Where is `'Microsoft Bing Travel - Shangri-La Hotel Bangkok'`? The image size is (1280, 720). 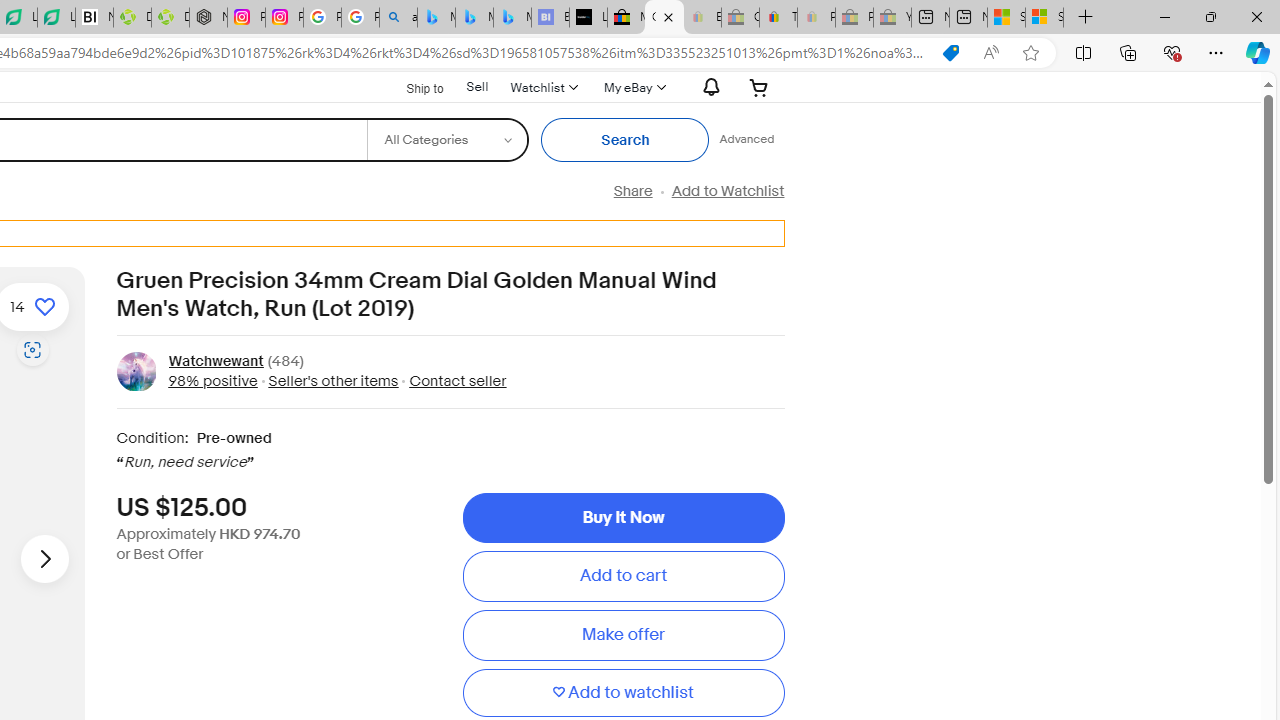
'Microsoft Bing Travel - Shangri-La Hotel Bangkok' is located at coordinates (512, 17).